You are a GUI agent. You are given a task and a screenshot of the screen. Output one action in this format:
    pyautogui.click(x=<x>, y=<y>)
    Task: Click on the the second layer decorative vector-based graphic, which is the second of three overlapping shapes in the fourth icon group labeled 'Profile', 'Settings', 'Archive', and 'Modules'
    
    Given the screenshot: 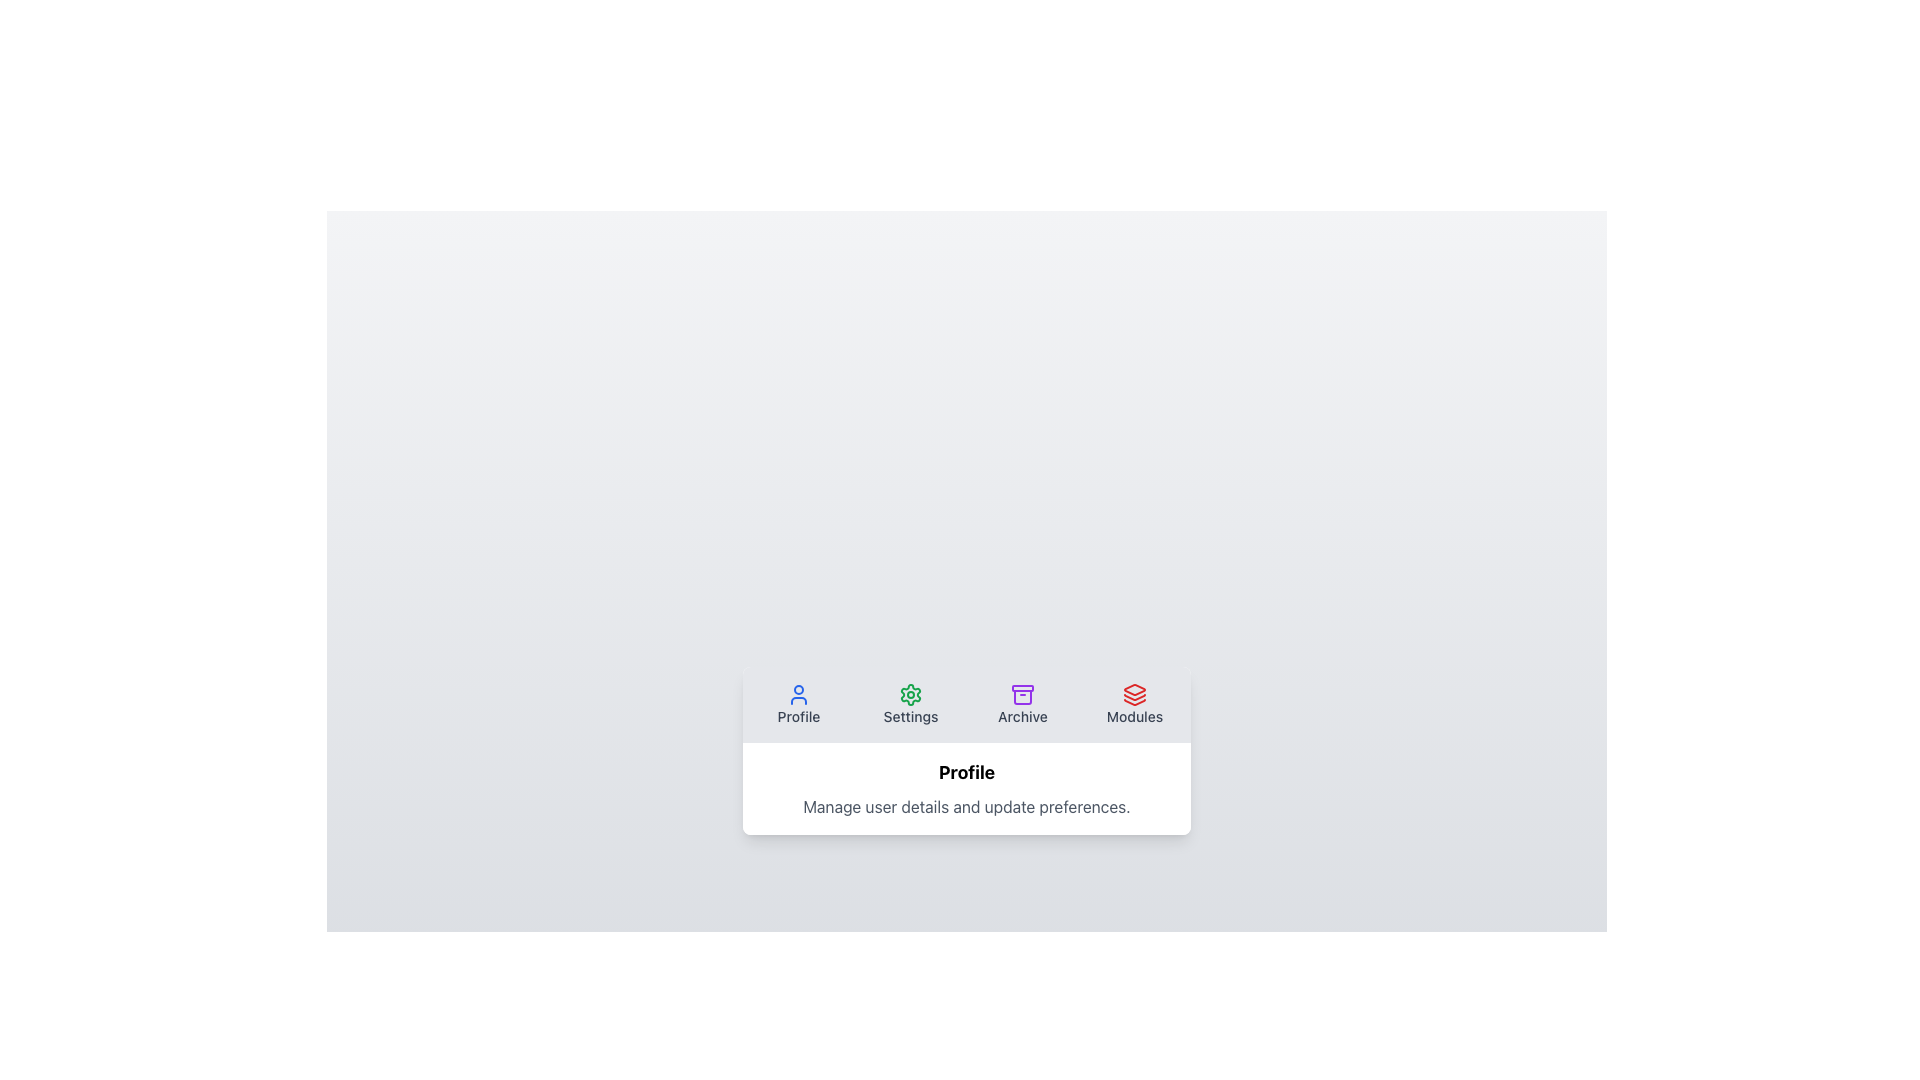 What is the action you would take?
    pyautogui.click(x=1134, y=696)
    